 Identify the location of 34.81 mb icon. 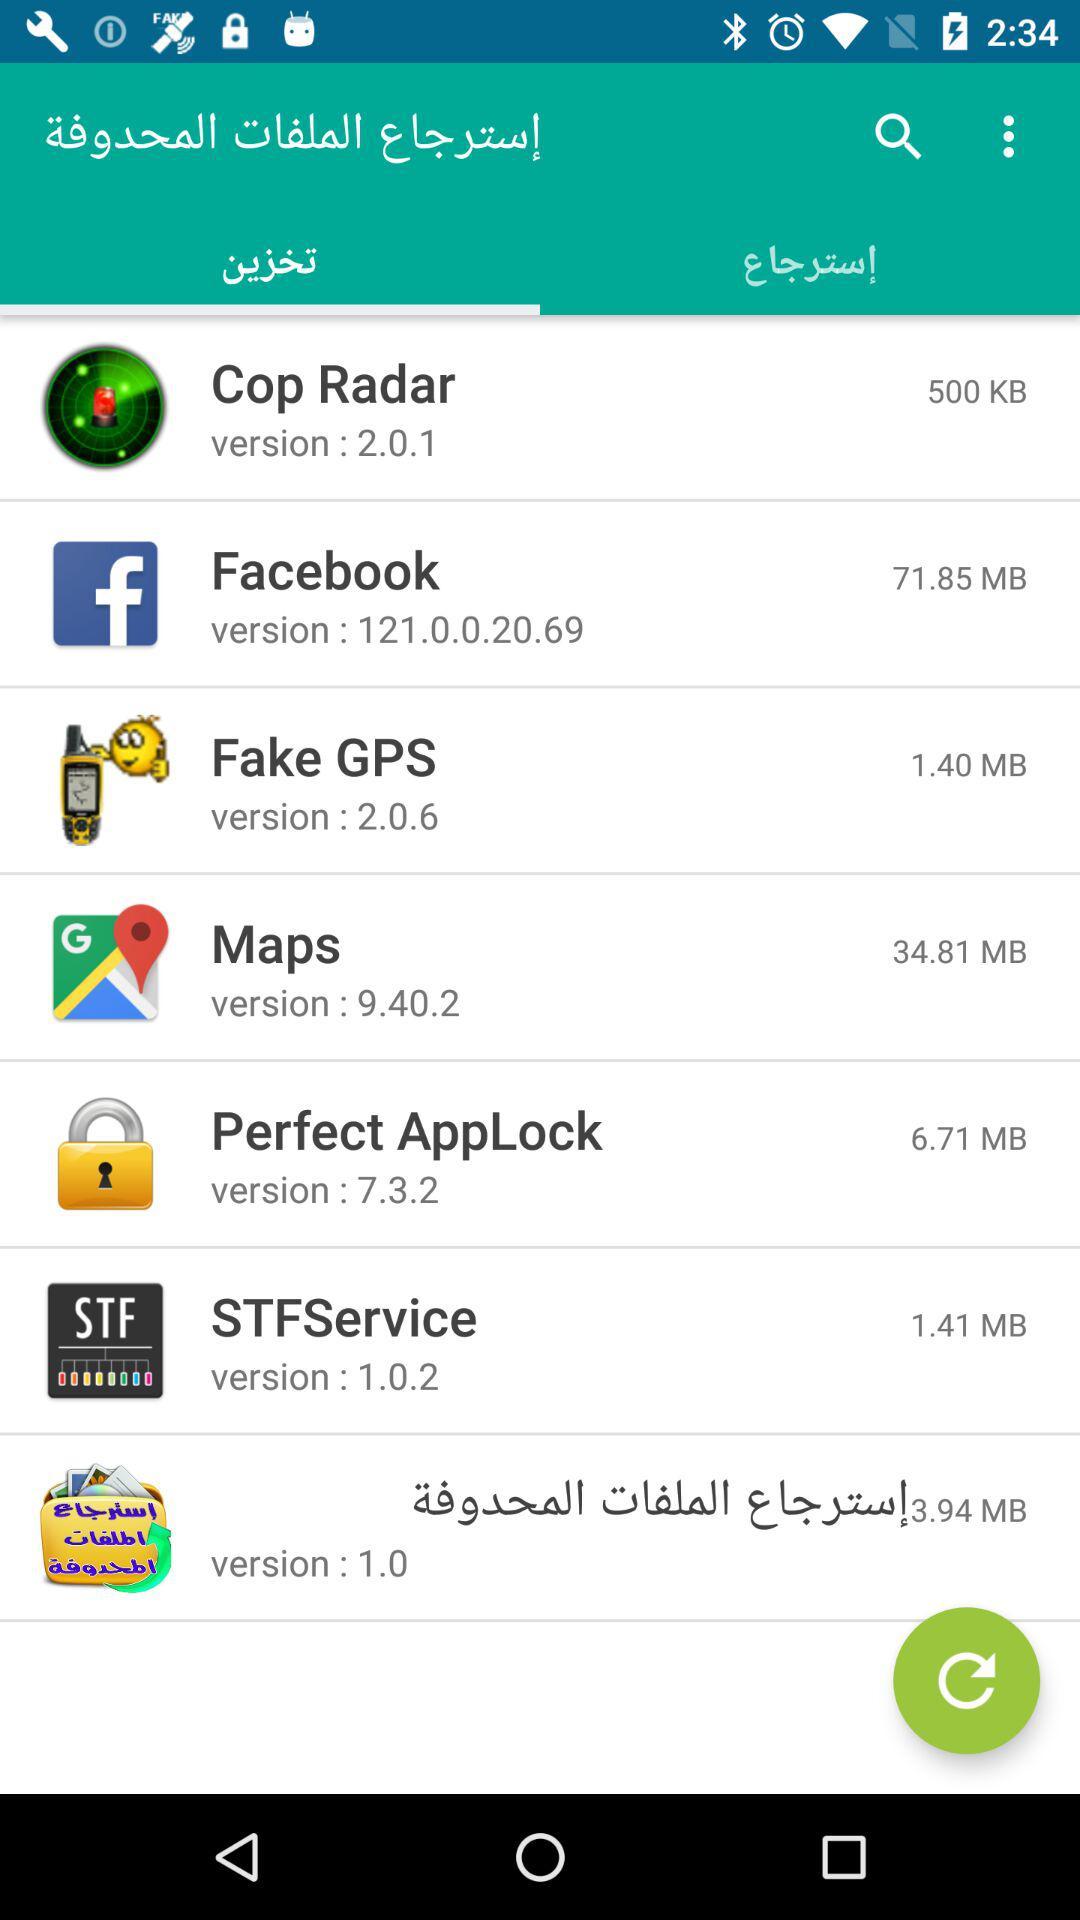
(959, 949).